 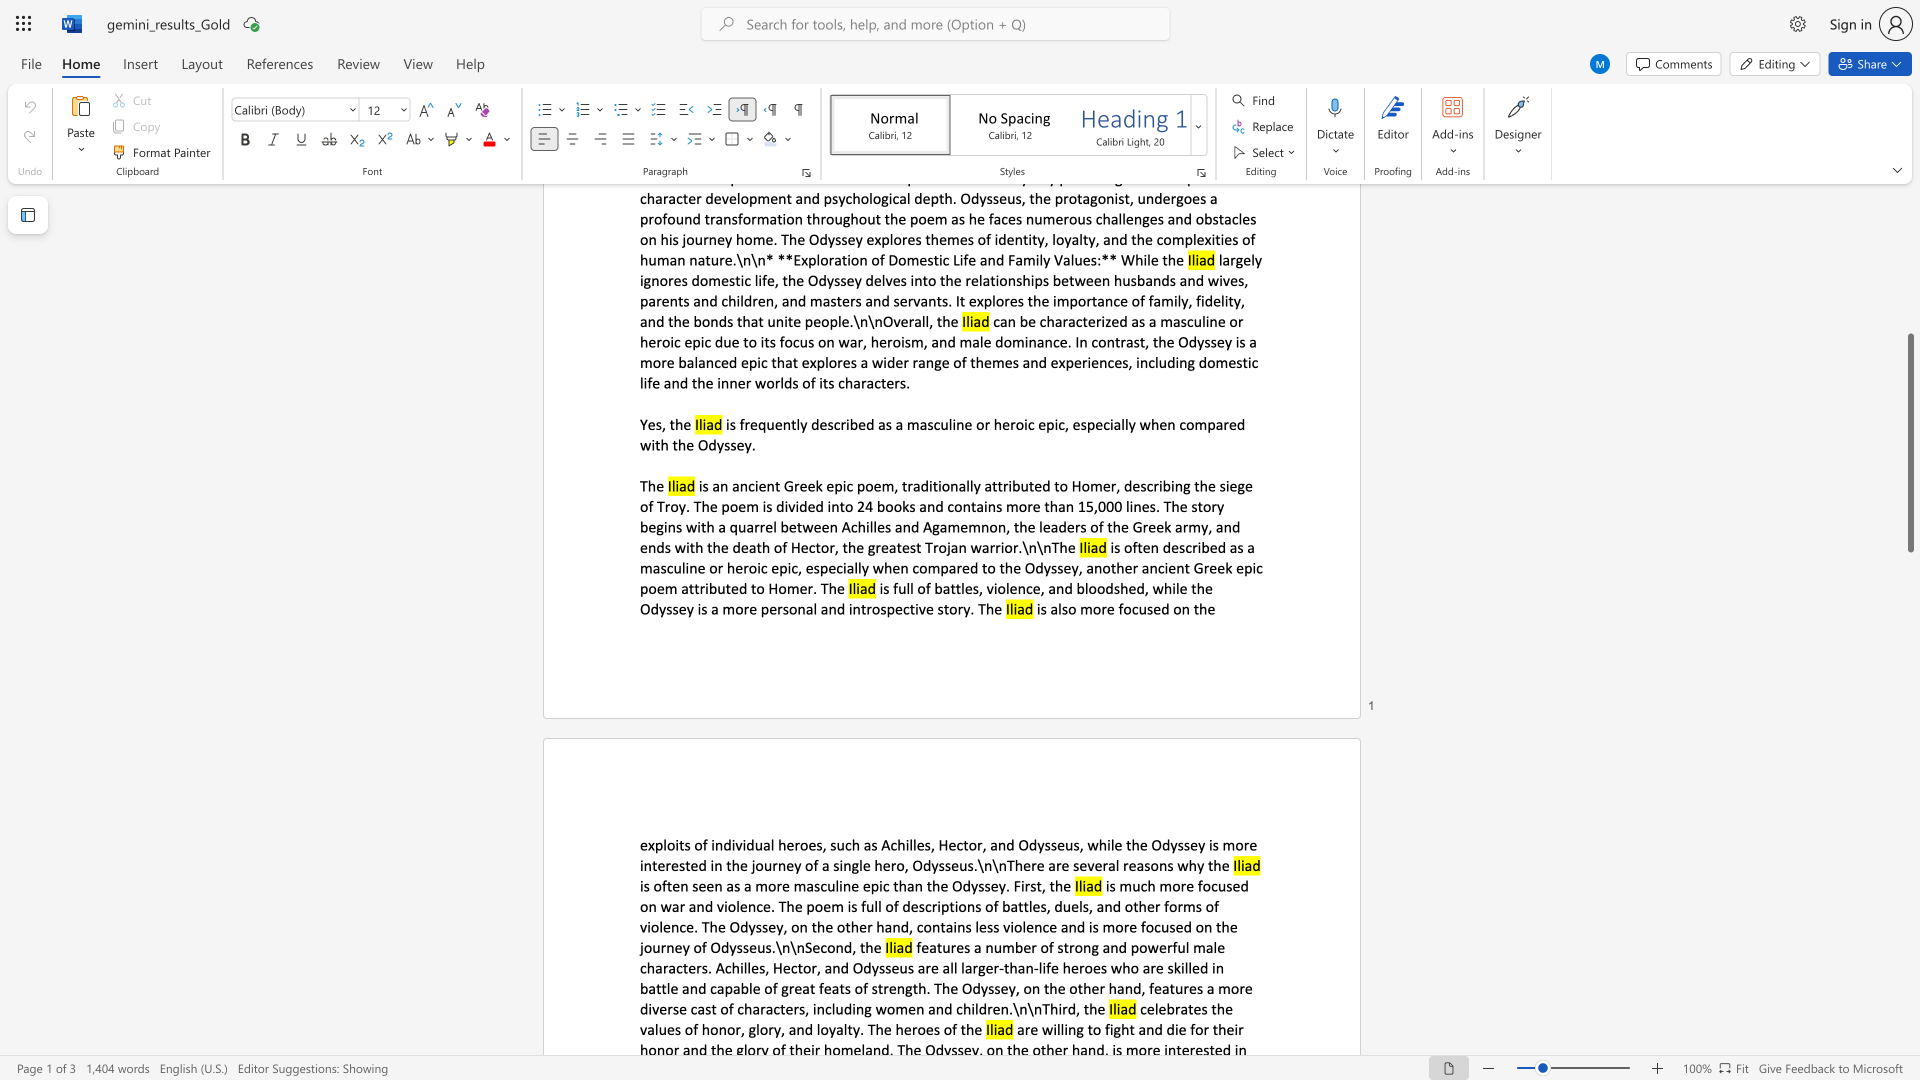 What do you see at coordinates (1909, 442) in the screenshot?
I see `the scrollbar and move down 520 pixels` at bounding box center [1909, 442].